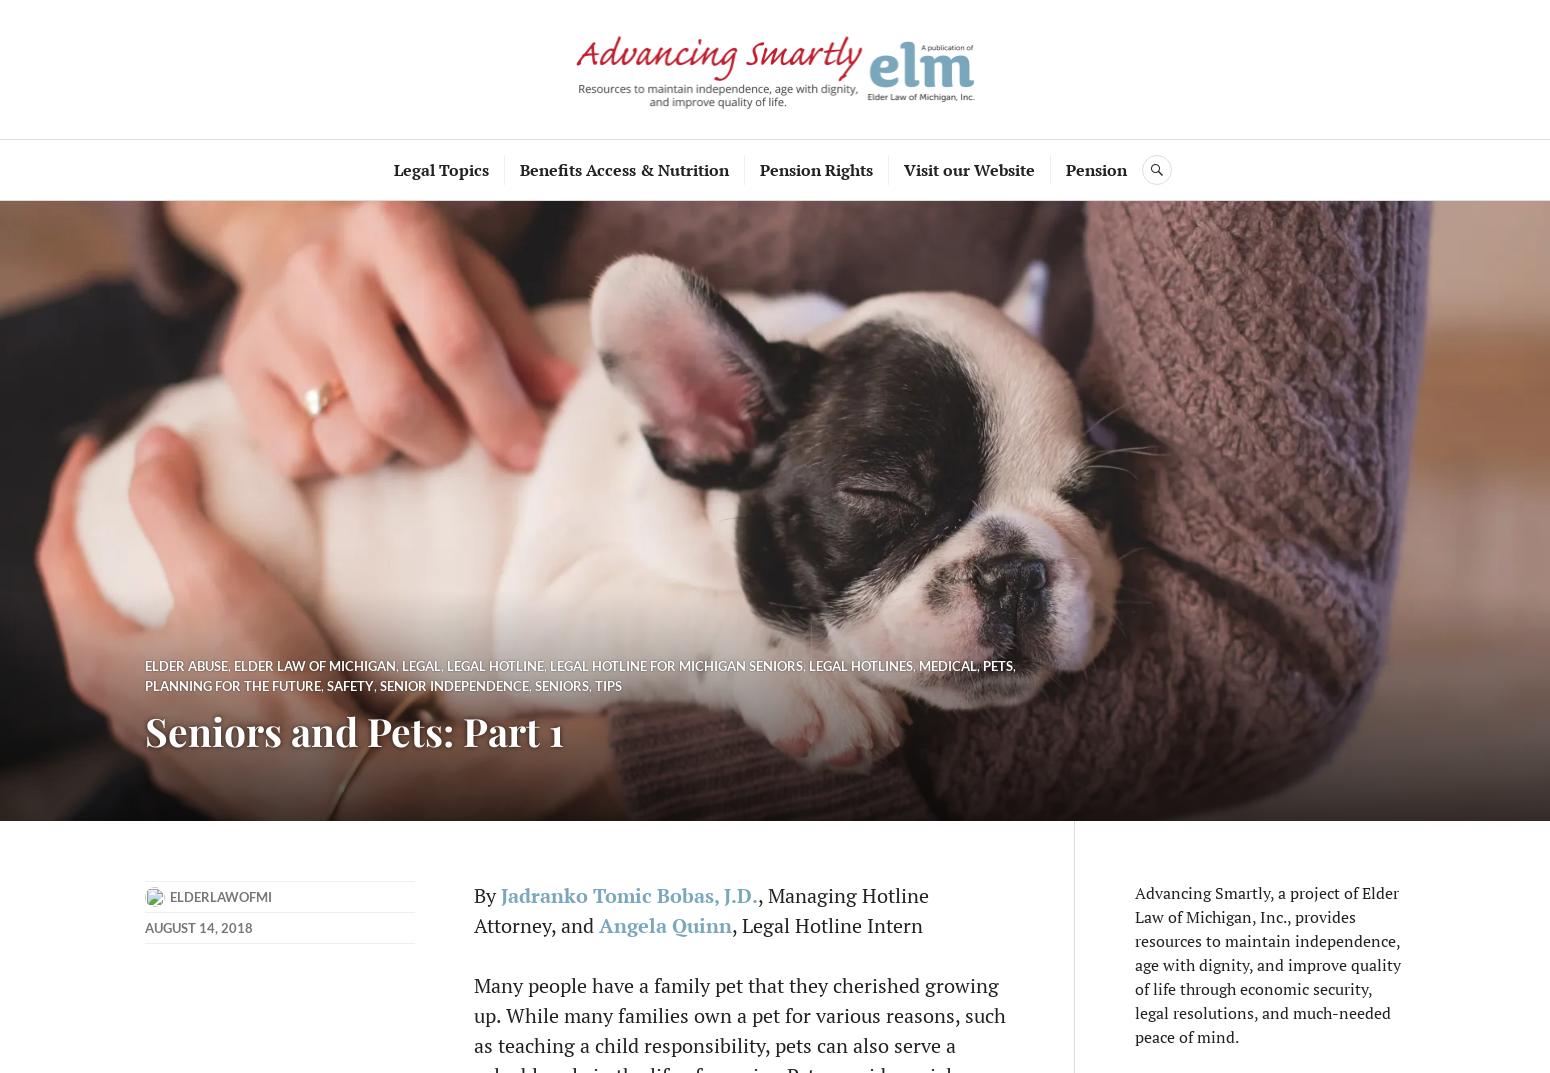 The image size is (1550, 1073). Describe the element at coordinates (903, 168) in the screenshot. I see `'Visit our Website'` at that location.